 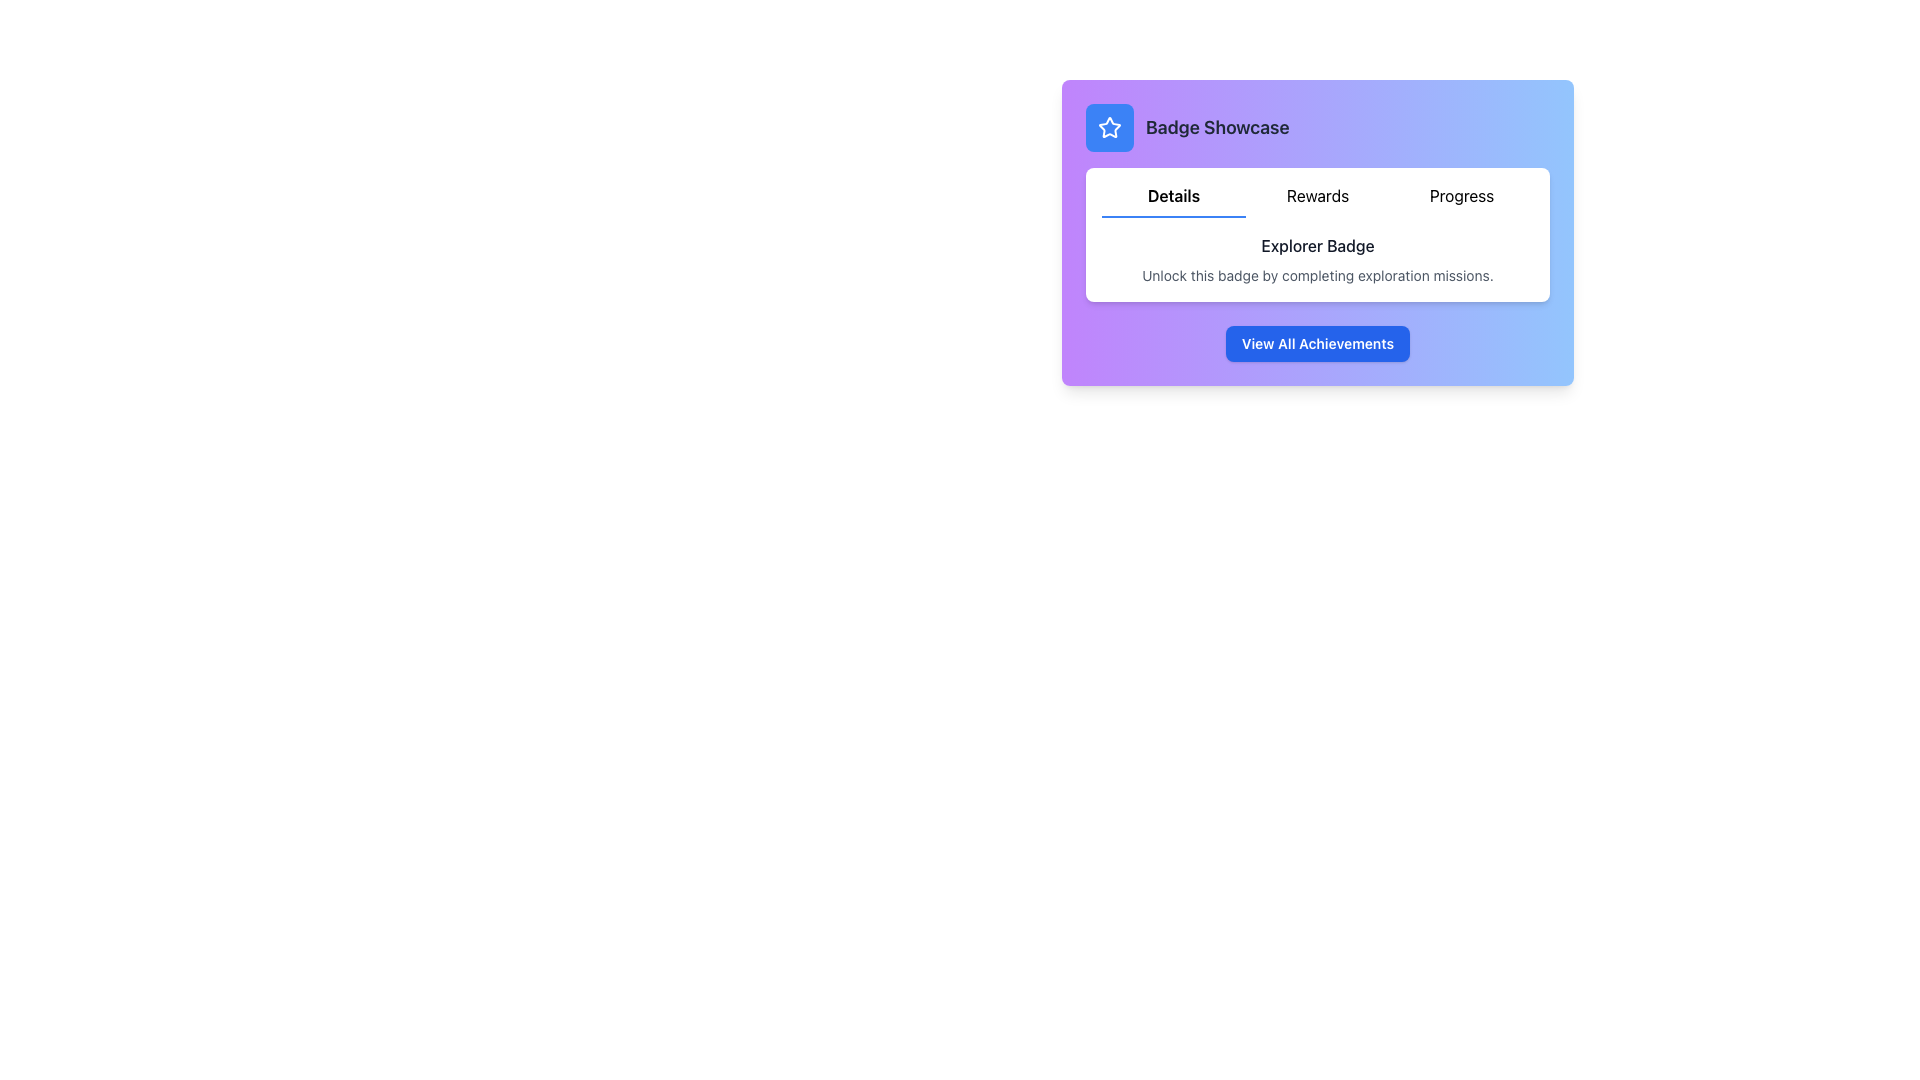 What do you see at coordinates (1174, 200) in the screenshot?
I see `the 'Details' tab, which is a bold text label with a blue bottom border located in the navigation bar of the pop-up card` at bounding box center [1174, 200].